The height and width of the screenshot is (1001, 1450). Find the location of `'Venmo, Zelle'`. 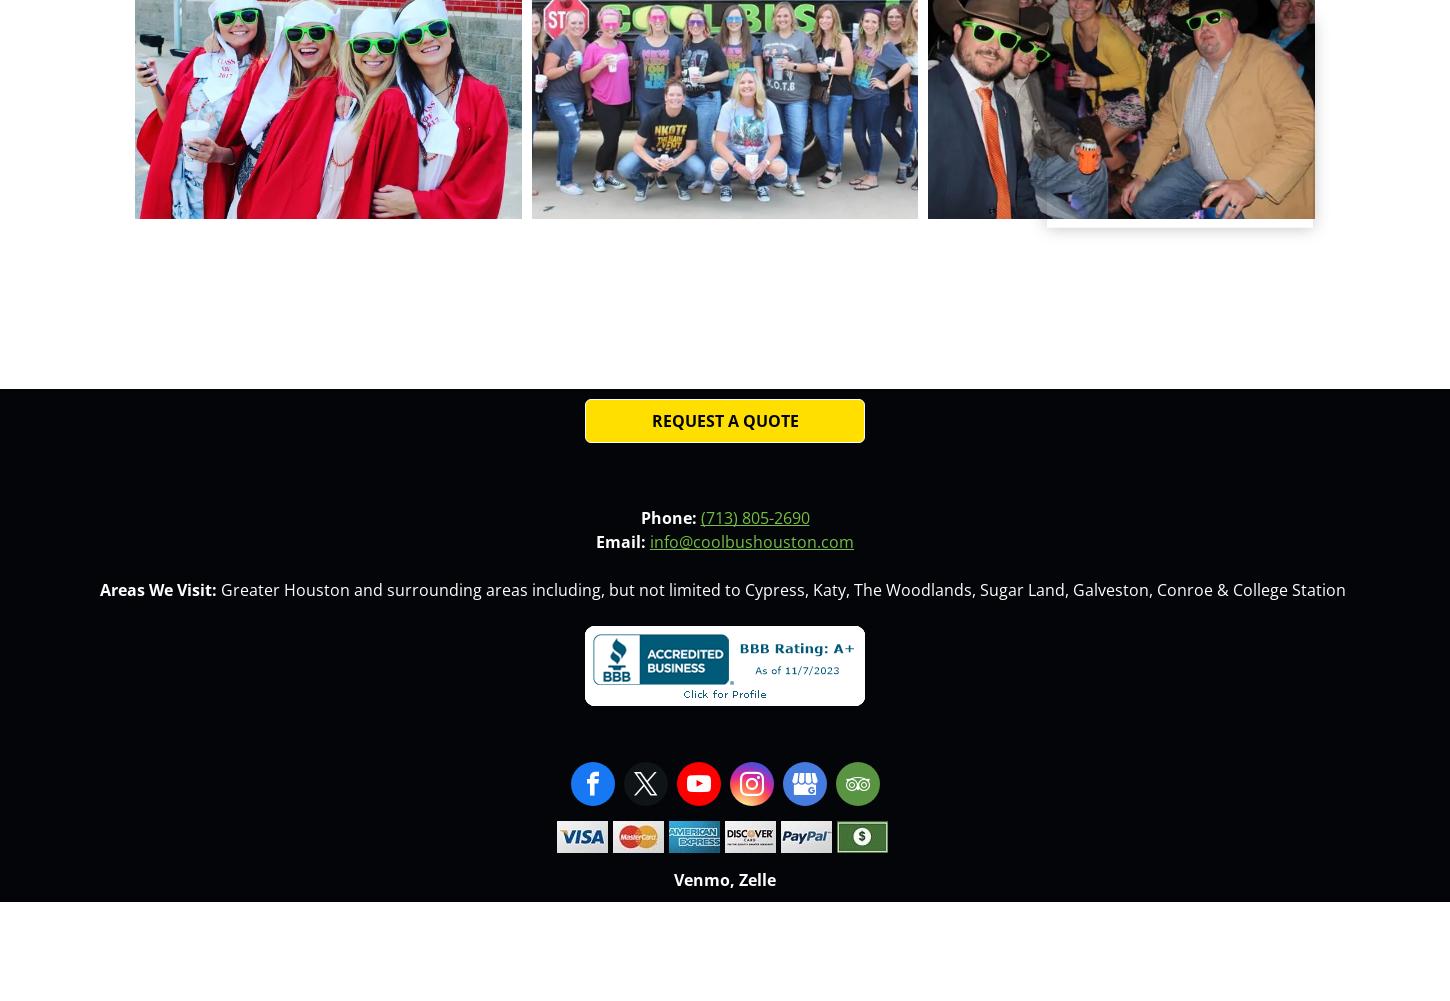

'Venmo, Zelle' is located at coordinates (725, 878).